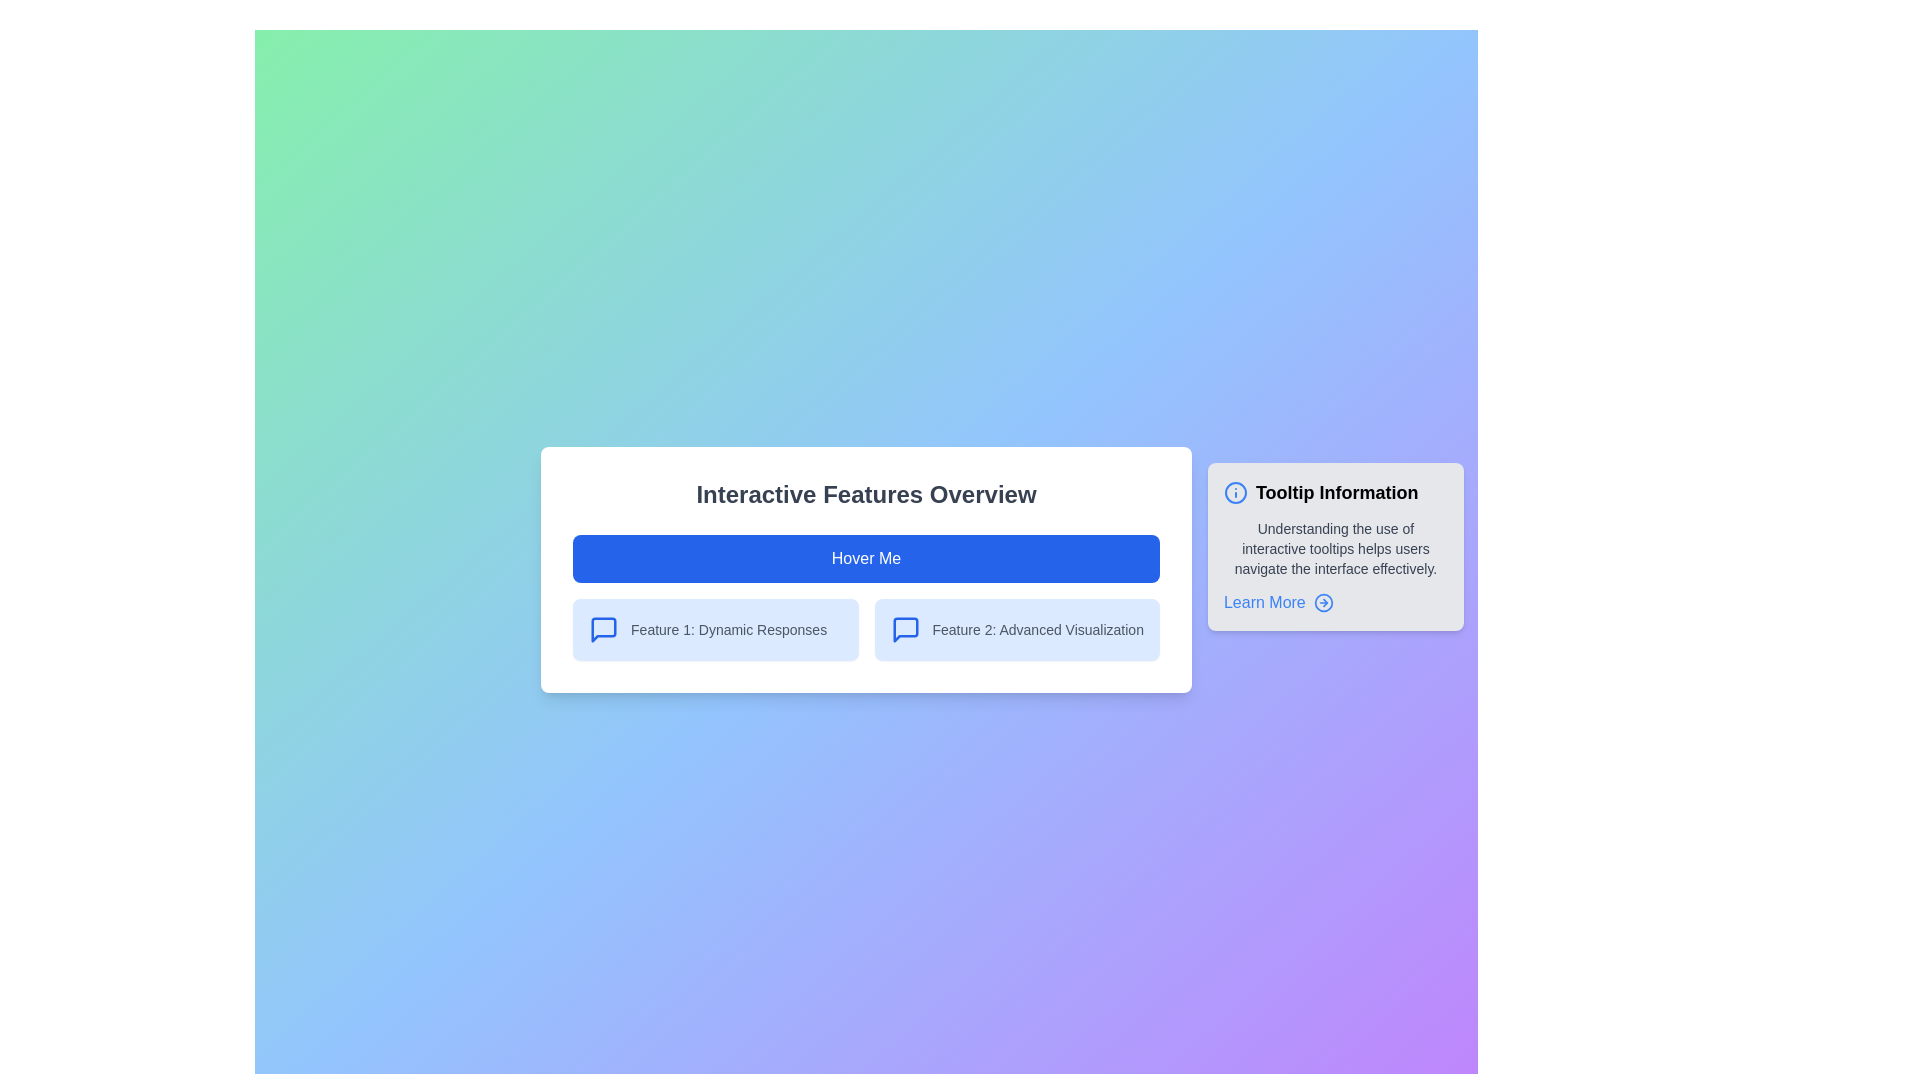  What do you see at coordinates (1323, 601) in the screenshot?
I see `the circular icon with a right-pointing arrow and a thin blue outline, located to the right of the 'Learn More' text, to trigger a visual change` at bounding box center [1323, 601].